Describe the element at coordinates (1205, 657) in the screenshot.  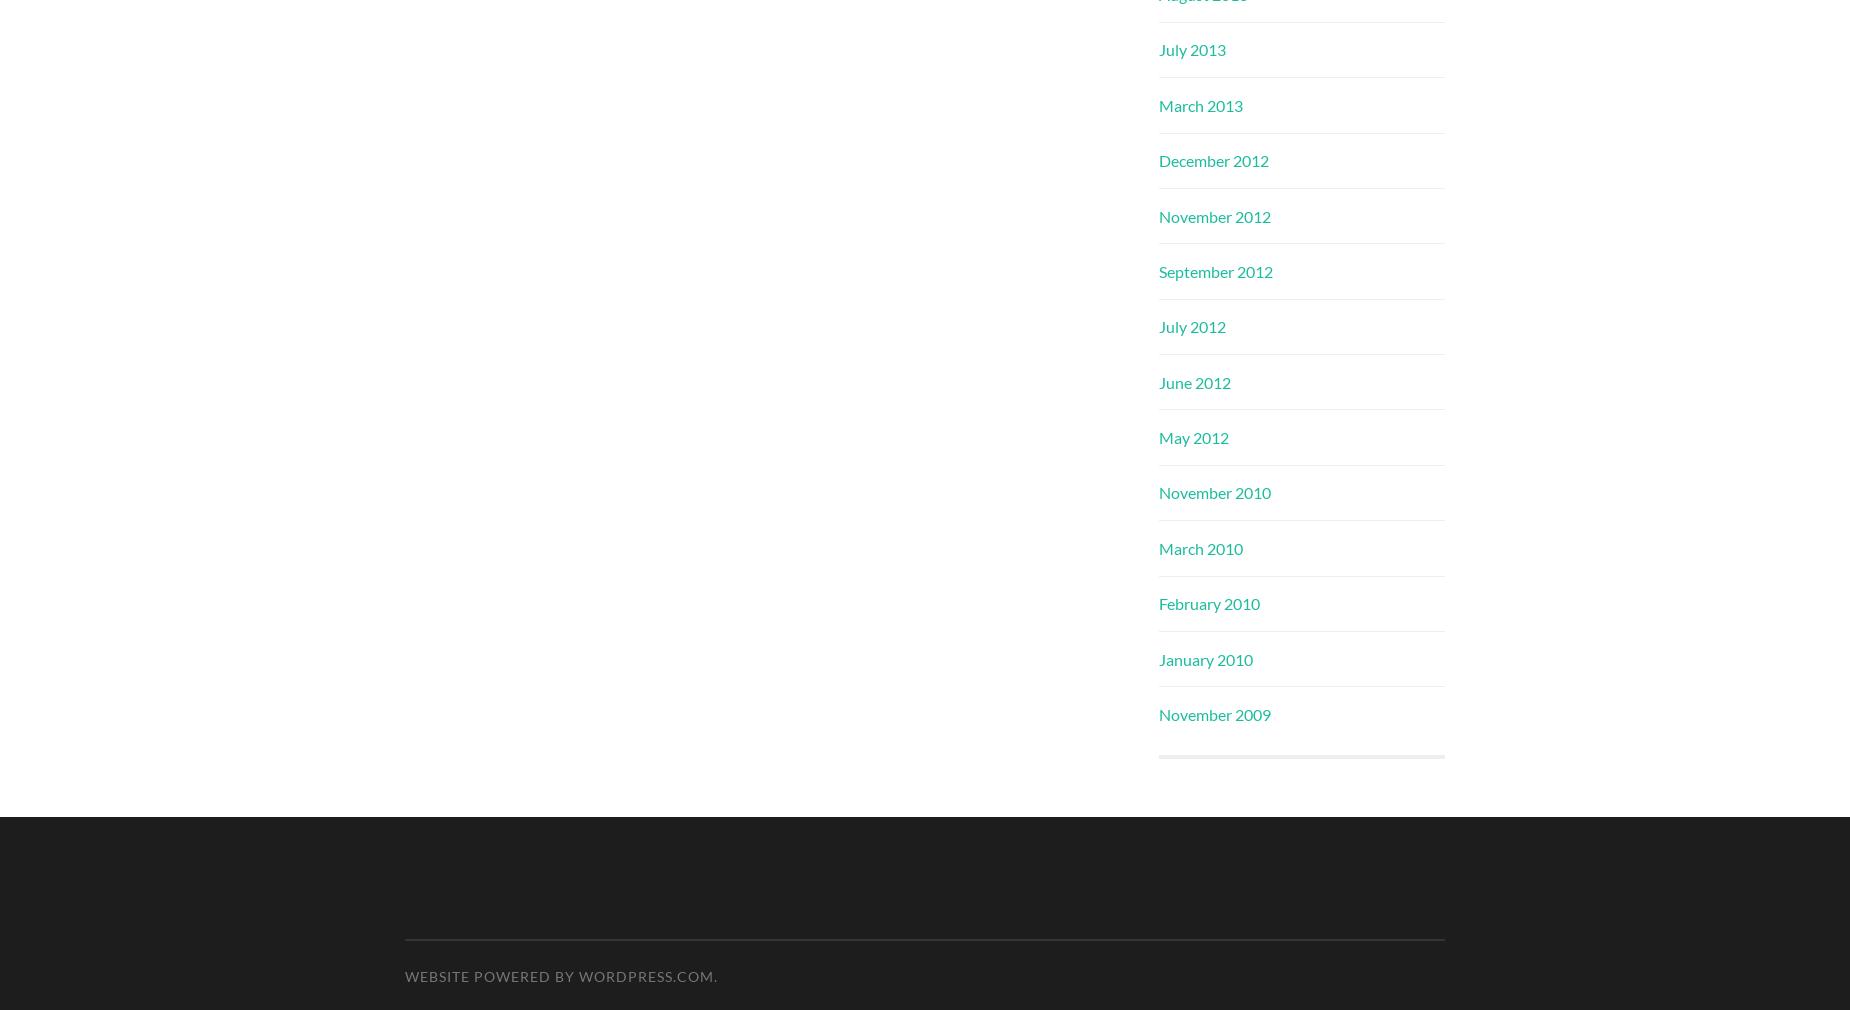
I see `'January 2010'` at that location.